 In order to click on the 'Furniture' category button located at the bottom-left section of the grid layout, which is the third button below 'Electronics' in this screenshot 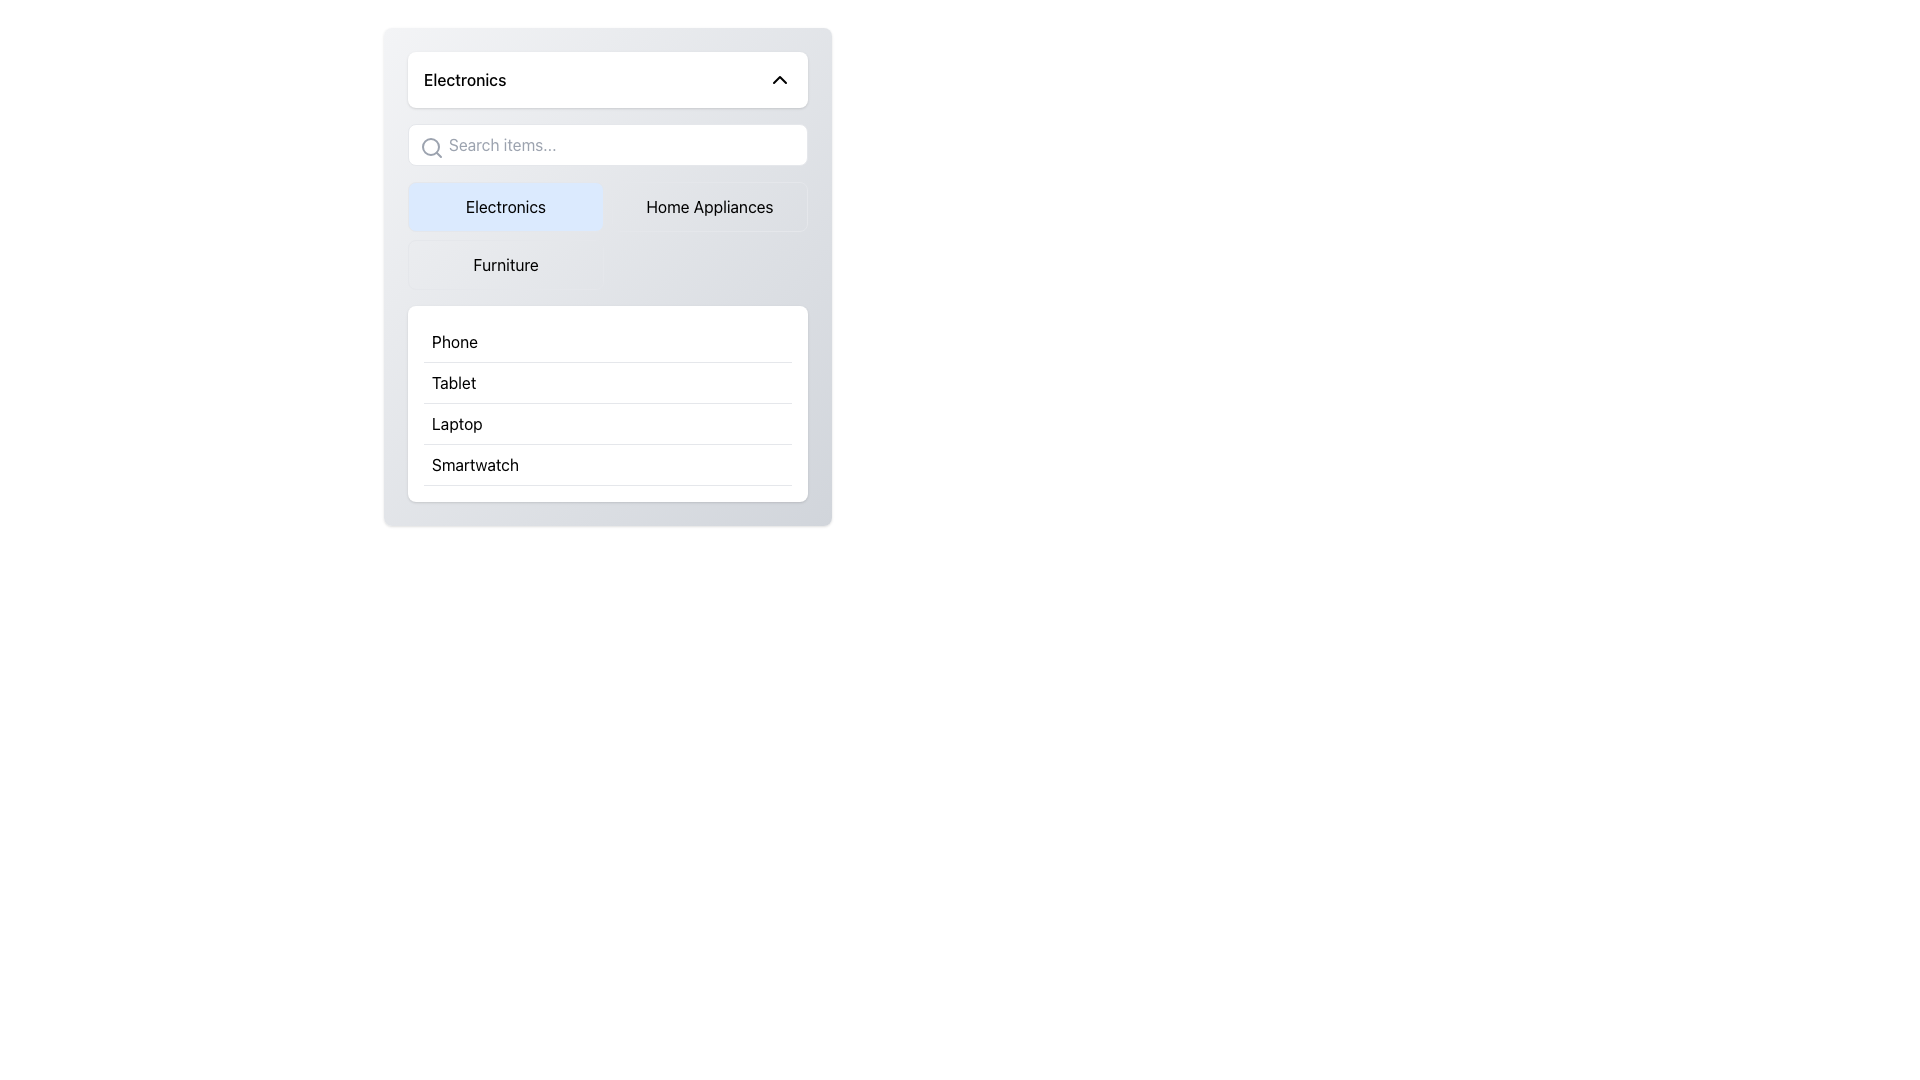, I will do `click(505, 264)`.